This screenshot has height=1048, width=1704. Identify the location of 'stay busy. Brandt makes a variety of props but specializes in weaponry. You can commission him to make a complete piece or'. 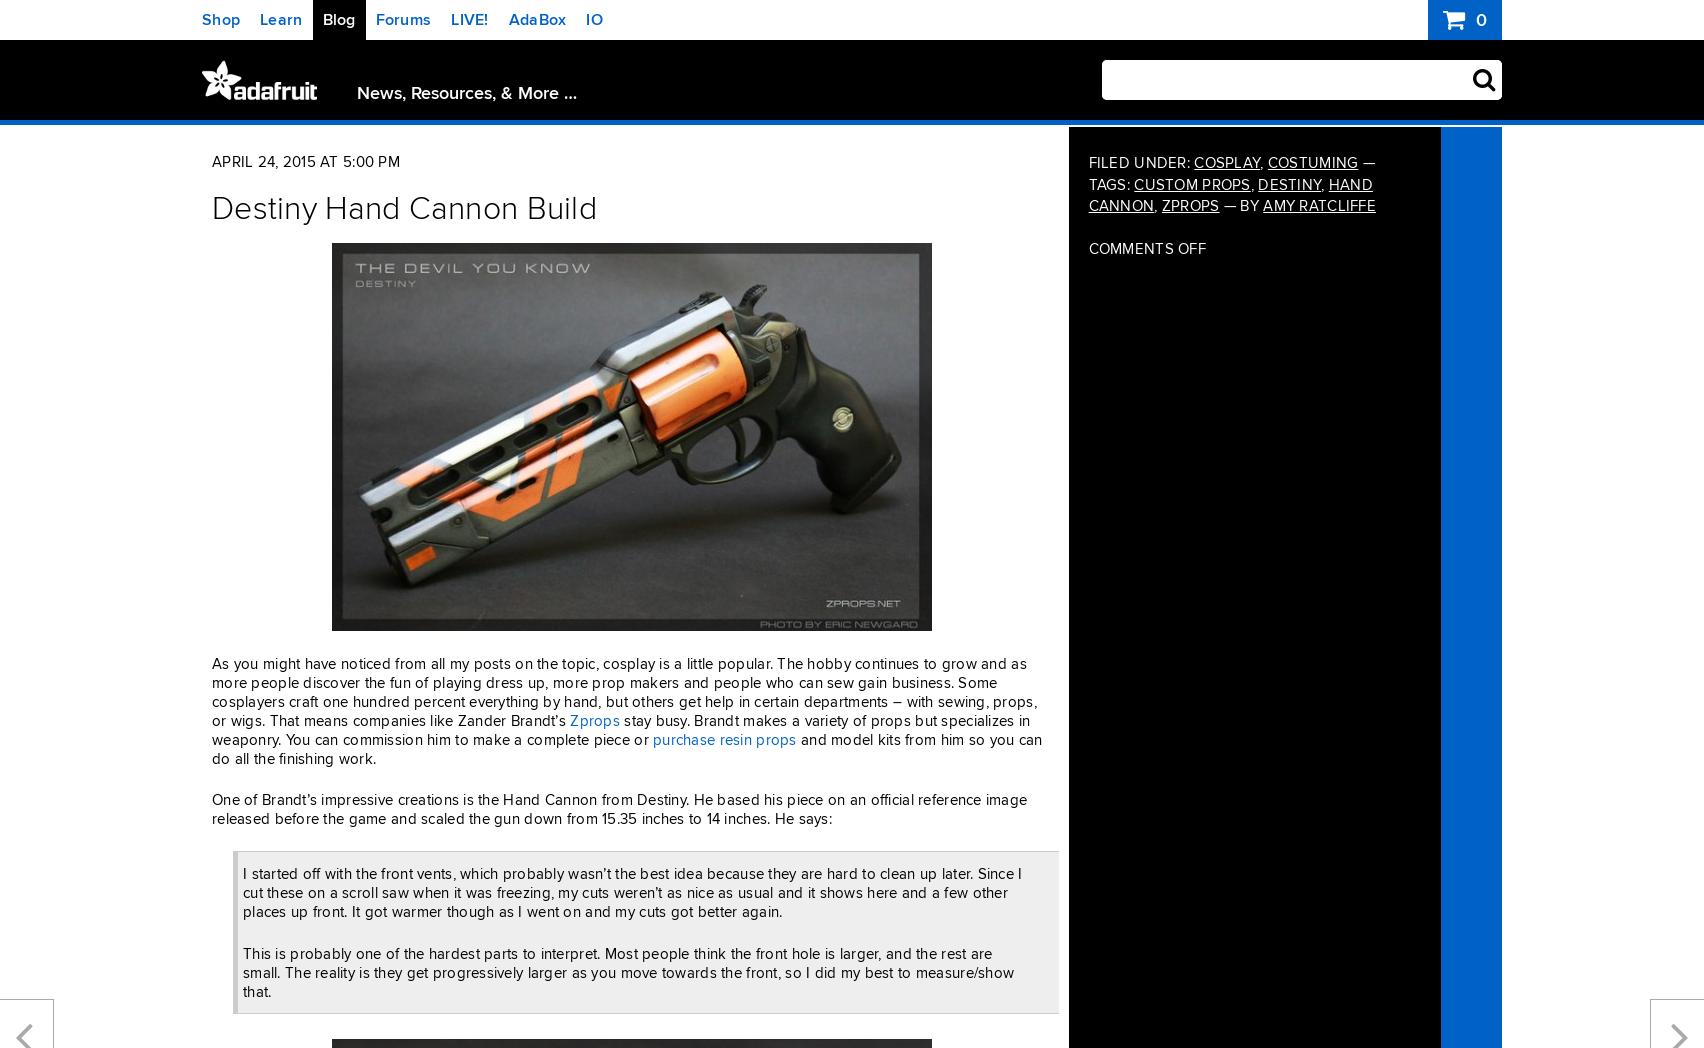
(620, 727).